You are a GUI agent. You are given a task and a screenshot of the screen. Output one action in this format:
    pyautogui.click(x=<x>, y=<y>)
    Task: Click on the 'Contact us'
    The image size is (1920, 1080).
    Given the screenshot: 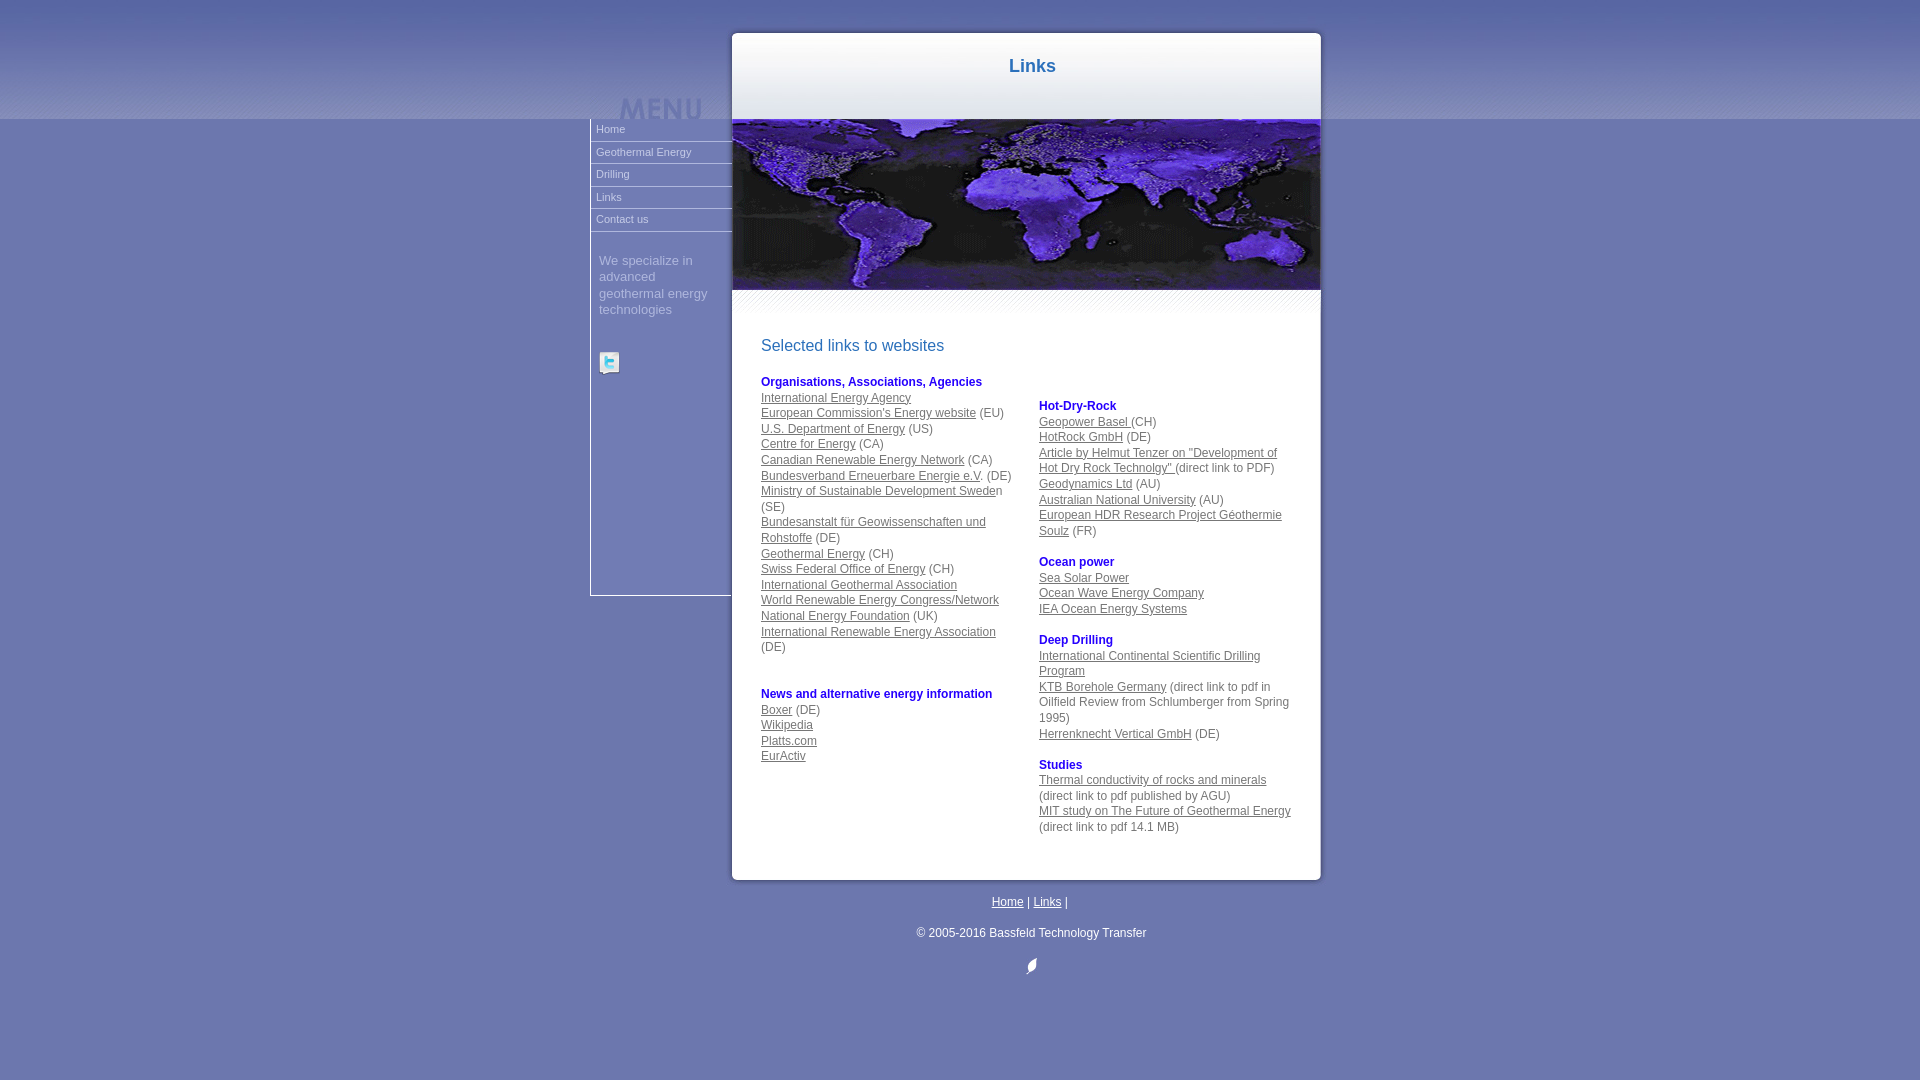 What is the action you would take?
    pyautogui.click(x=589, y=220)
    